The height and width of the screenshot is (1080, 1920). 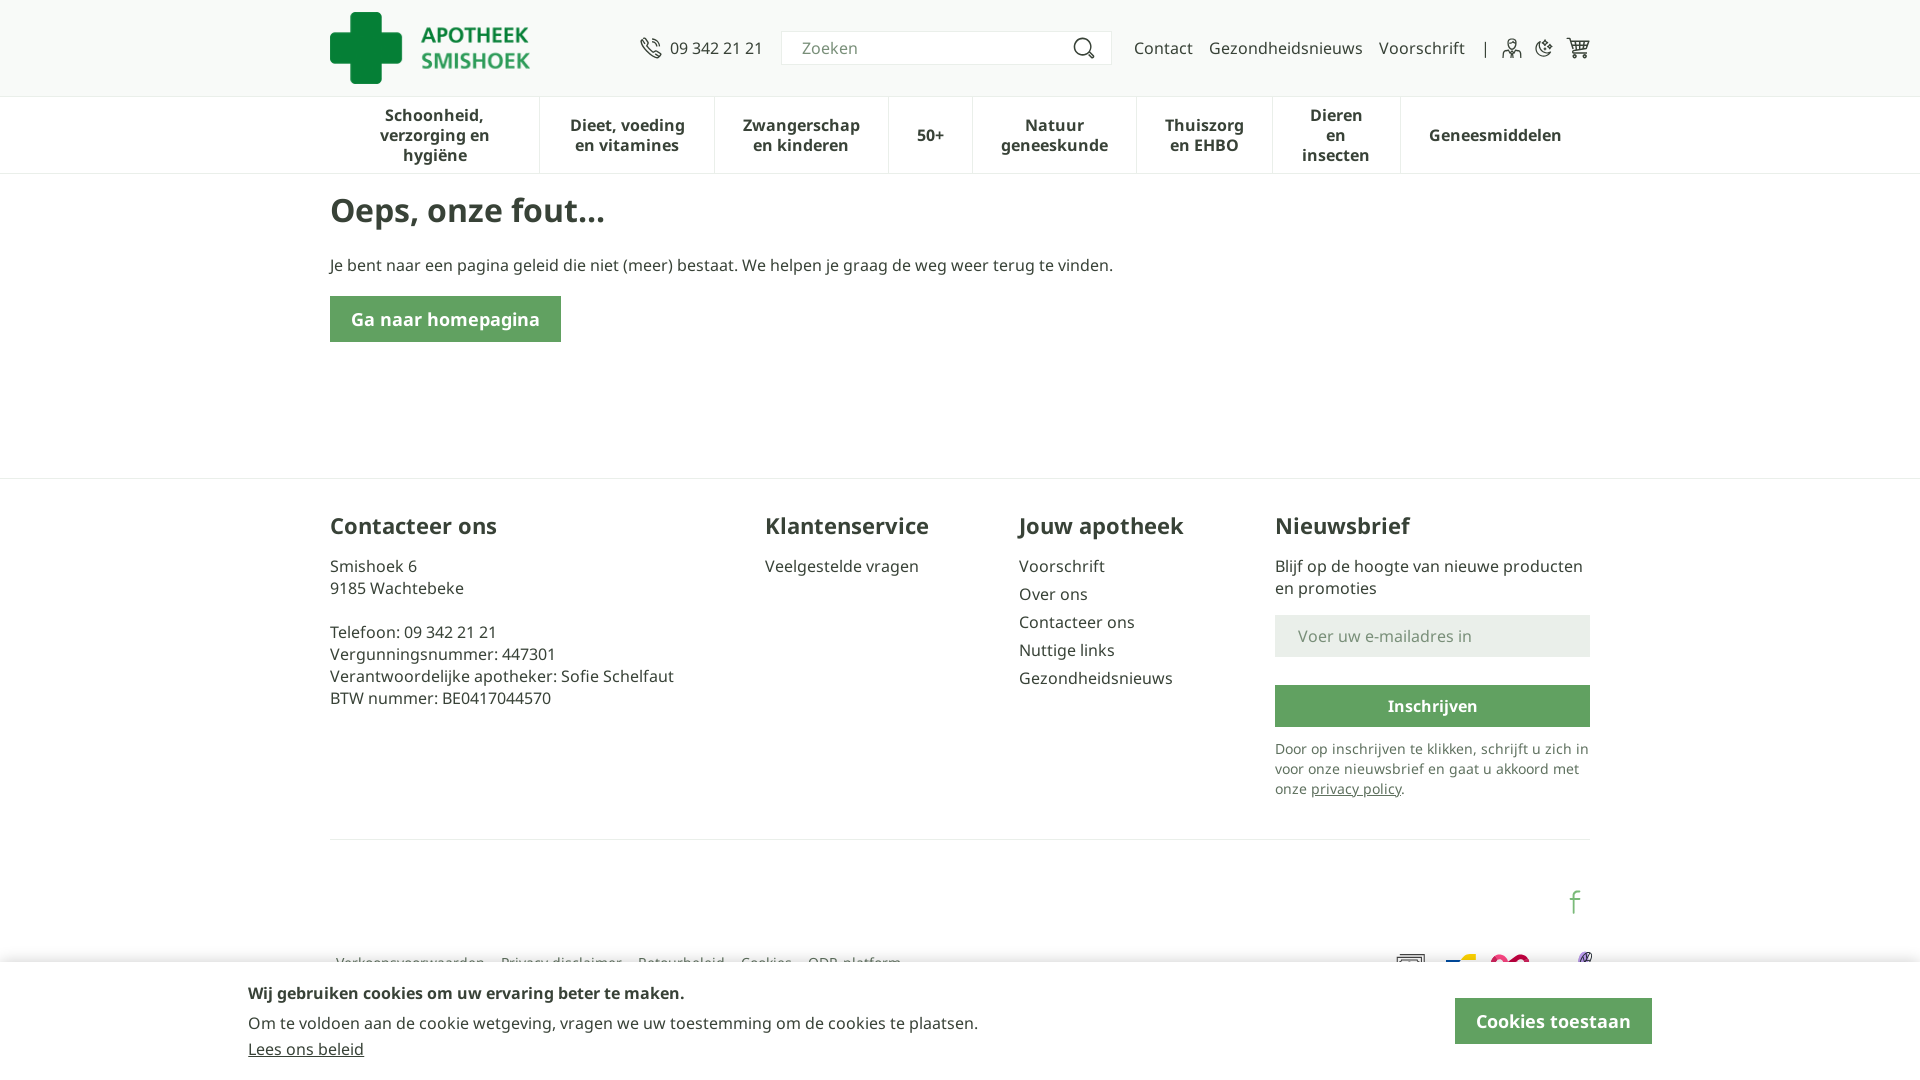 I want to click on 'Klant menu', so click(x=1512, y=46).